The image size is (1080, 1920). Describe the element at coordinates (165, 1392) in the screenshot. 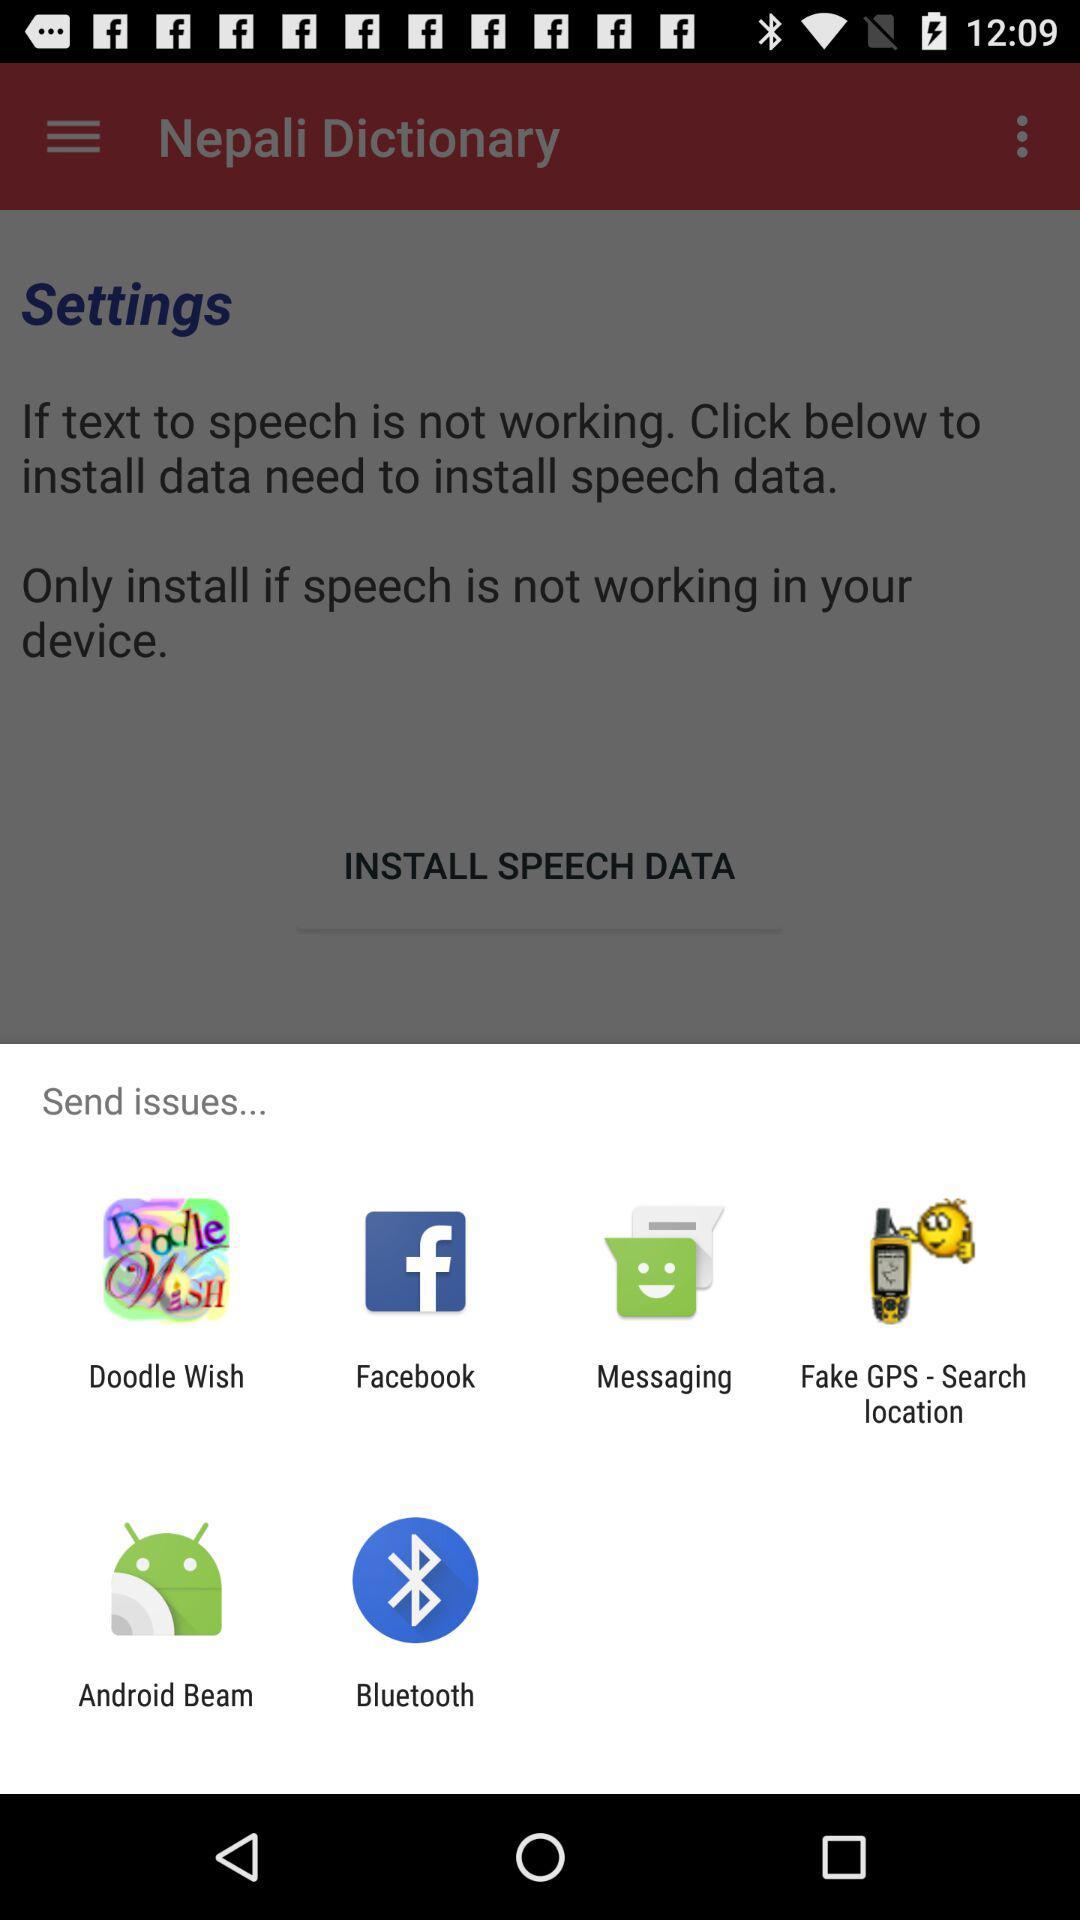

I see `the doodle wish icon` at that location.